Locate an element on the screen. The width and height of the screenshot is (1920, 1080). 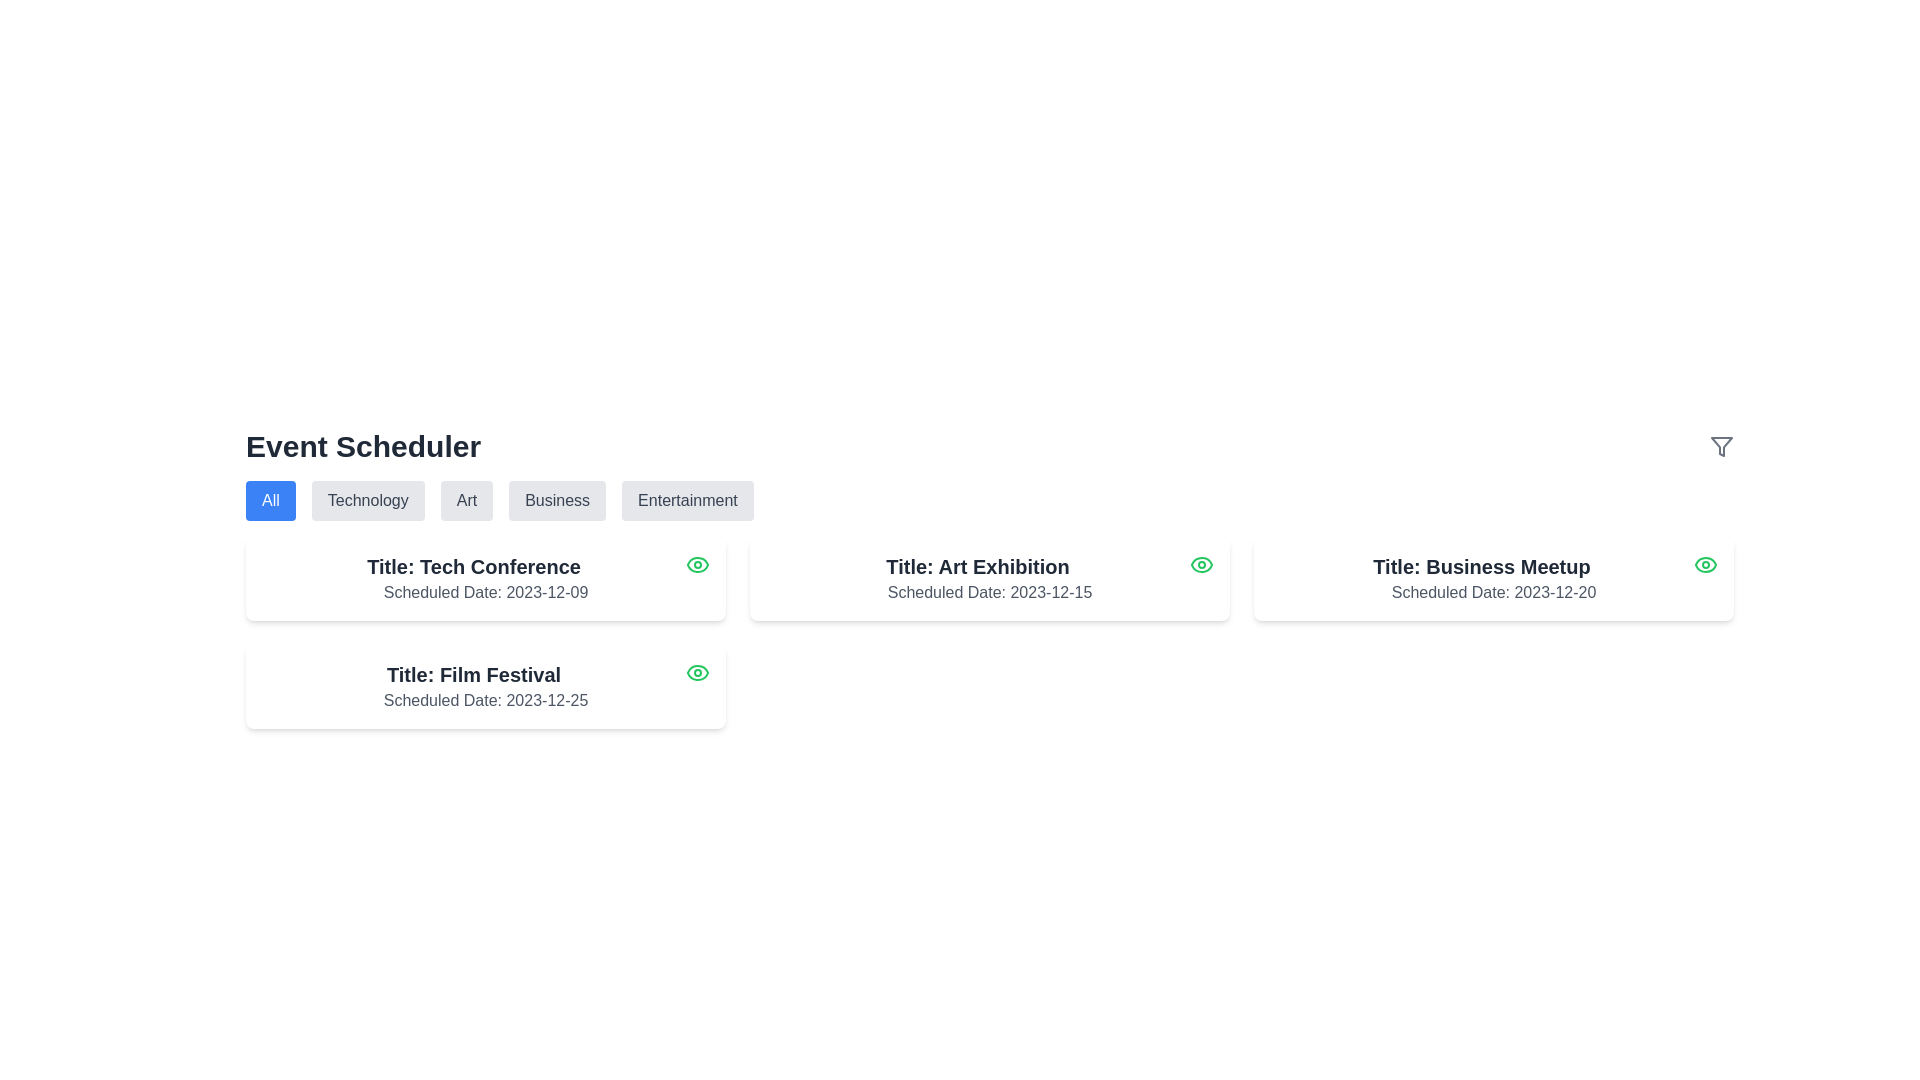
the 'All' button, which is a rectangular button with rounded corners, labeled in white text against a solid blue background, located in the first position of a horizontal row of category buttons under 'Event Scheduler.' is located at coordinates (269, 500).